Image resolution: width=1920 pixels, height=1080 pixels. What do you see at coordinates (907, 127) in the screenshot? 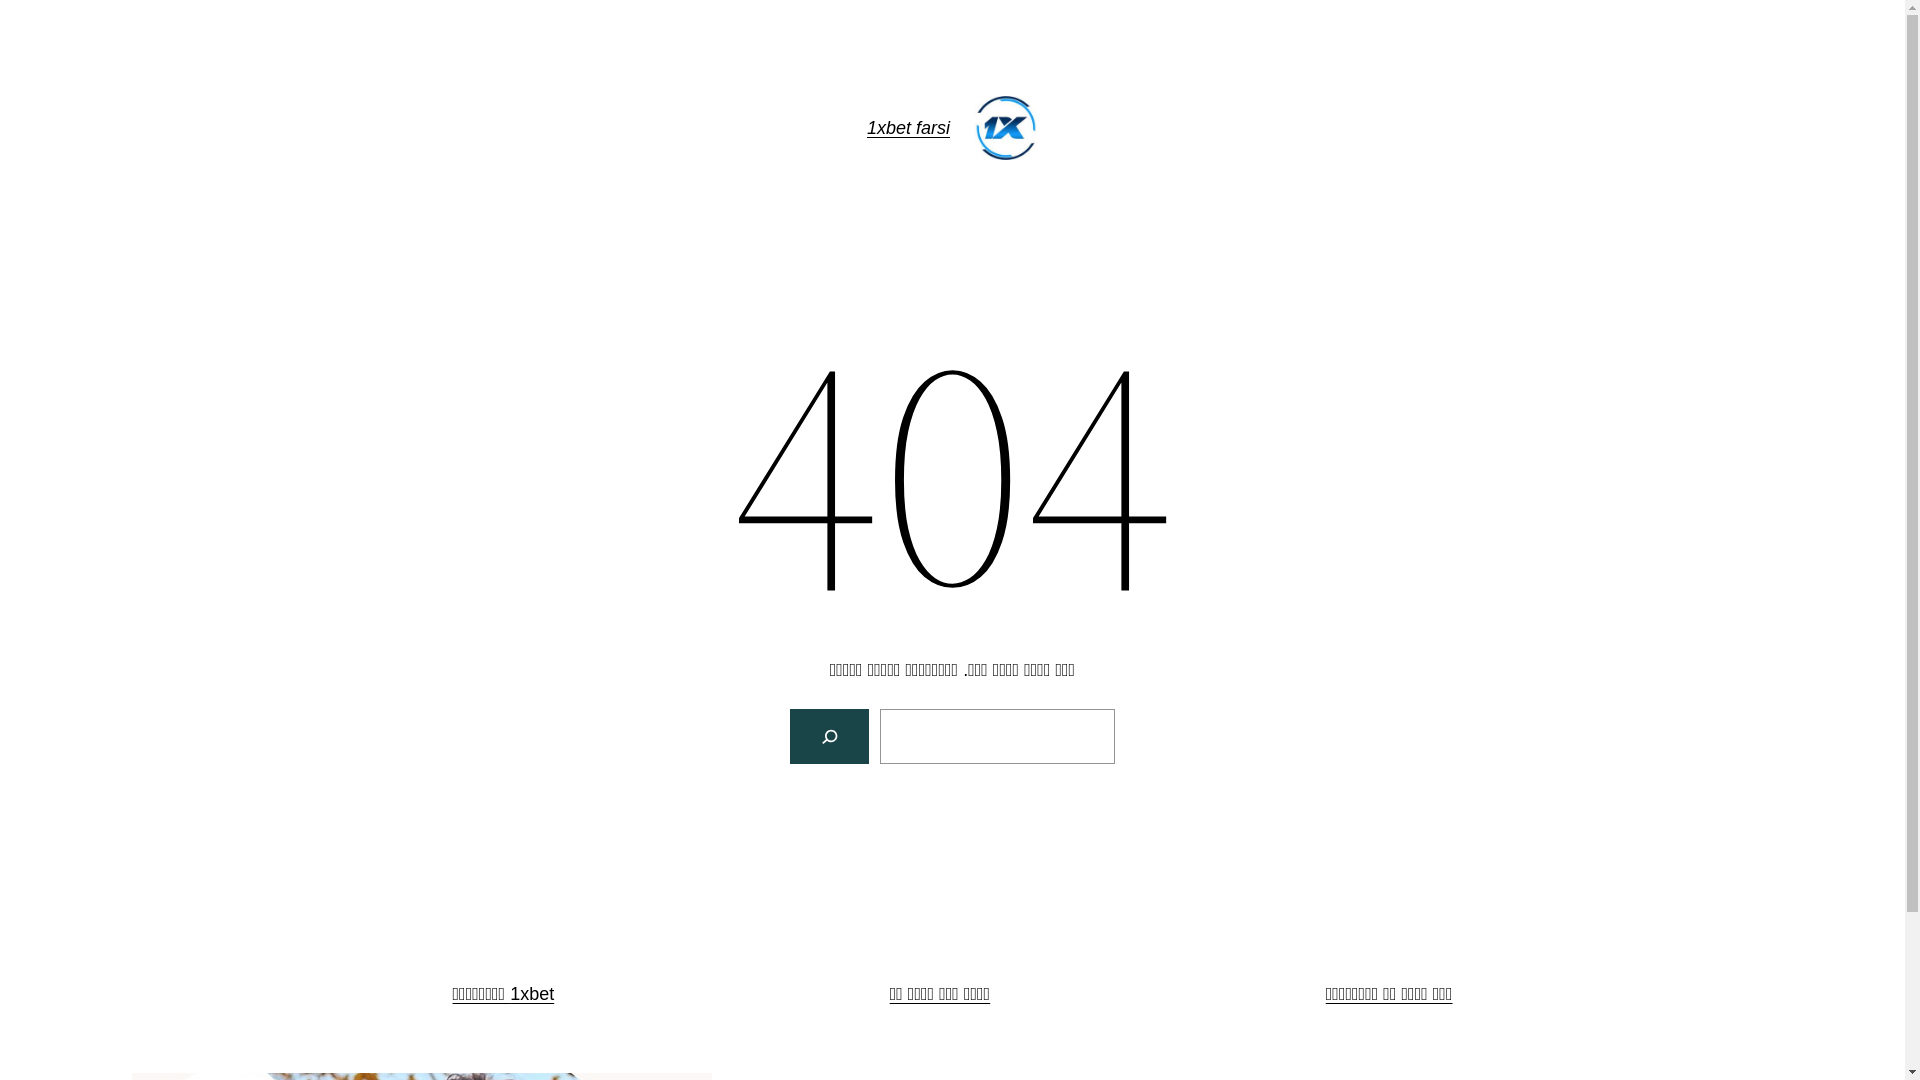
I see `'1xbet farsi'` at bounding box center [907, 127].